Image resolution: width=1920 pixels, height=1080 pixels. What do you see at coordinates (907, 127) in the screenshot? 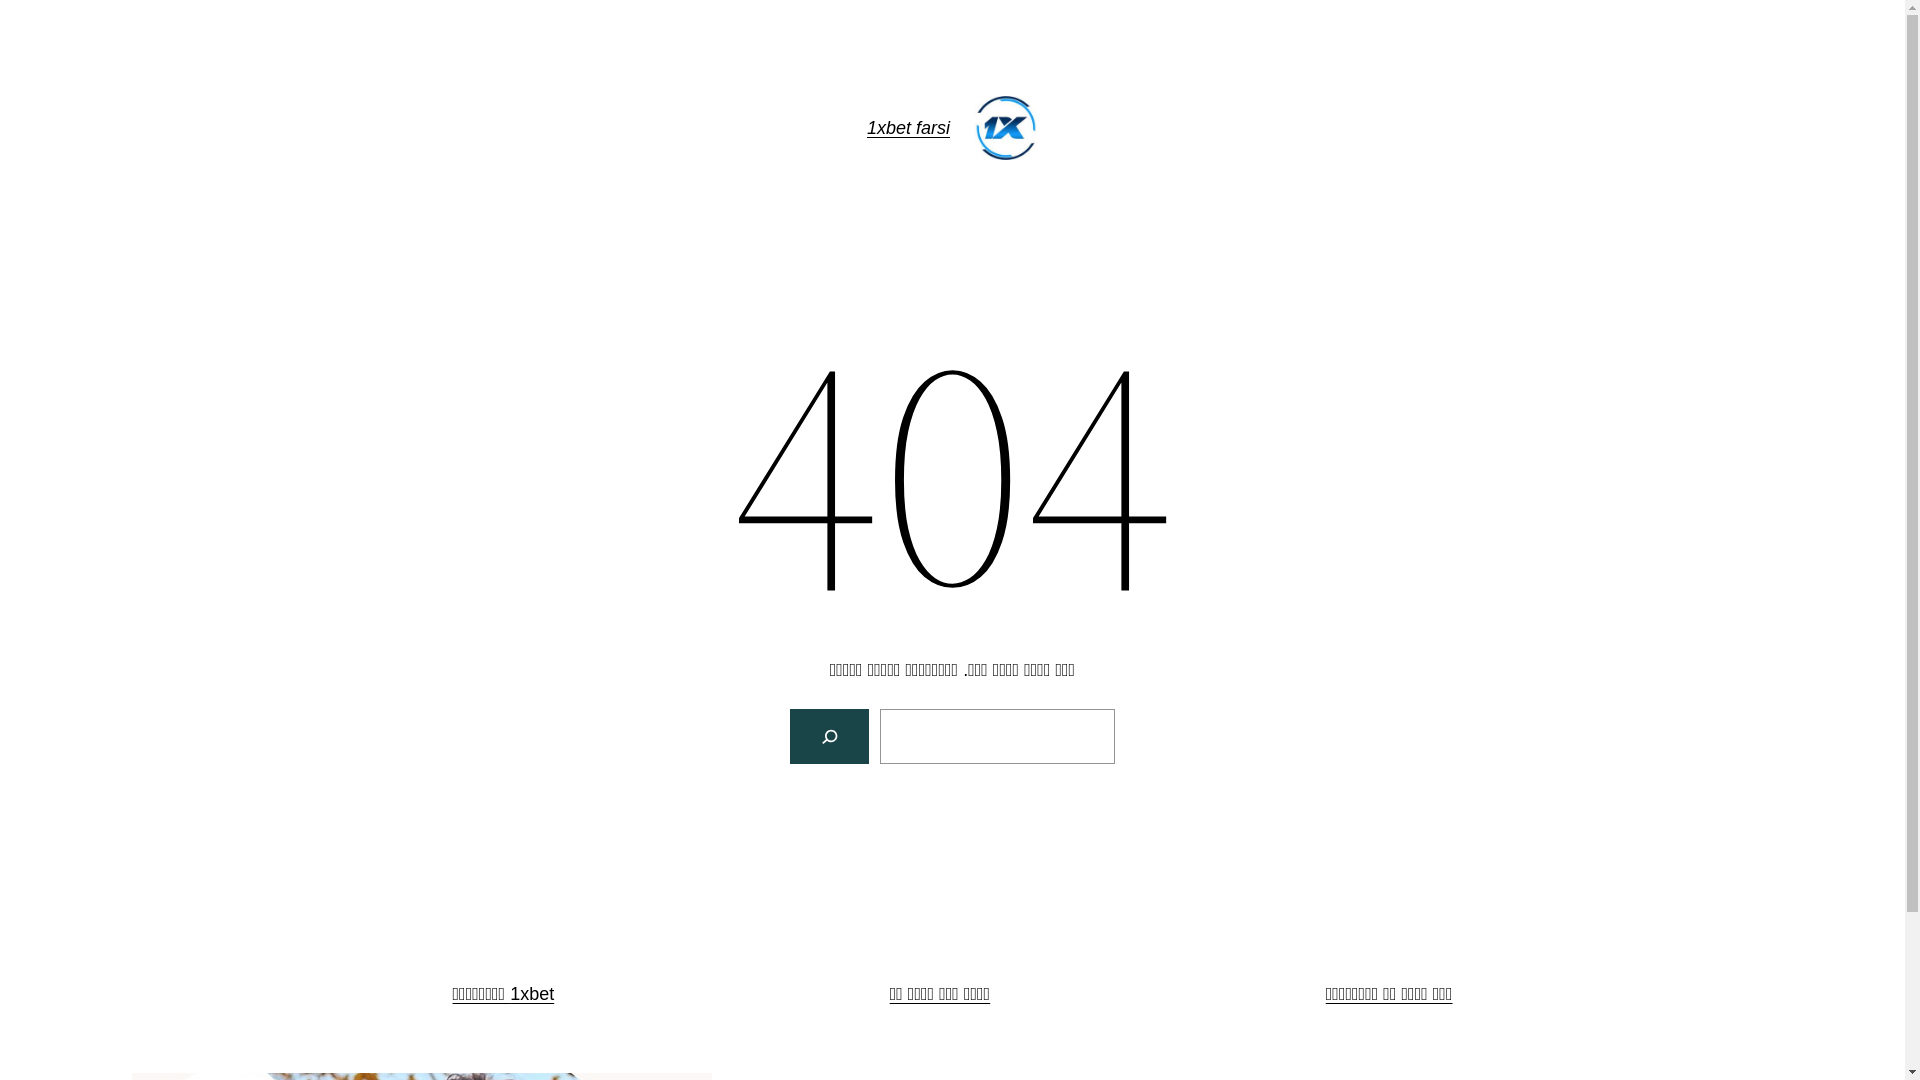
I see `'1xbet farsi'` at bounding box center [907, 127].